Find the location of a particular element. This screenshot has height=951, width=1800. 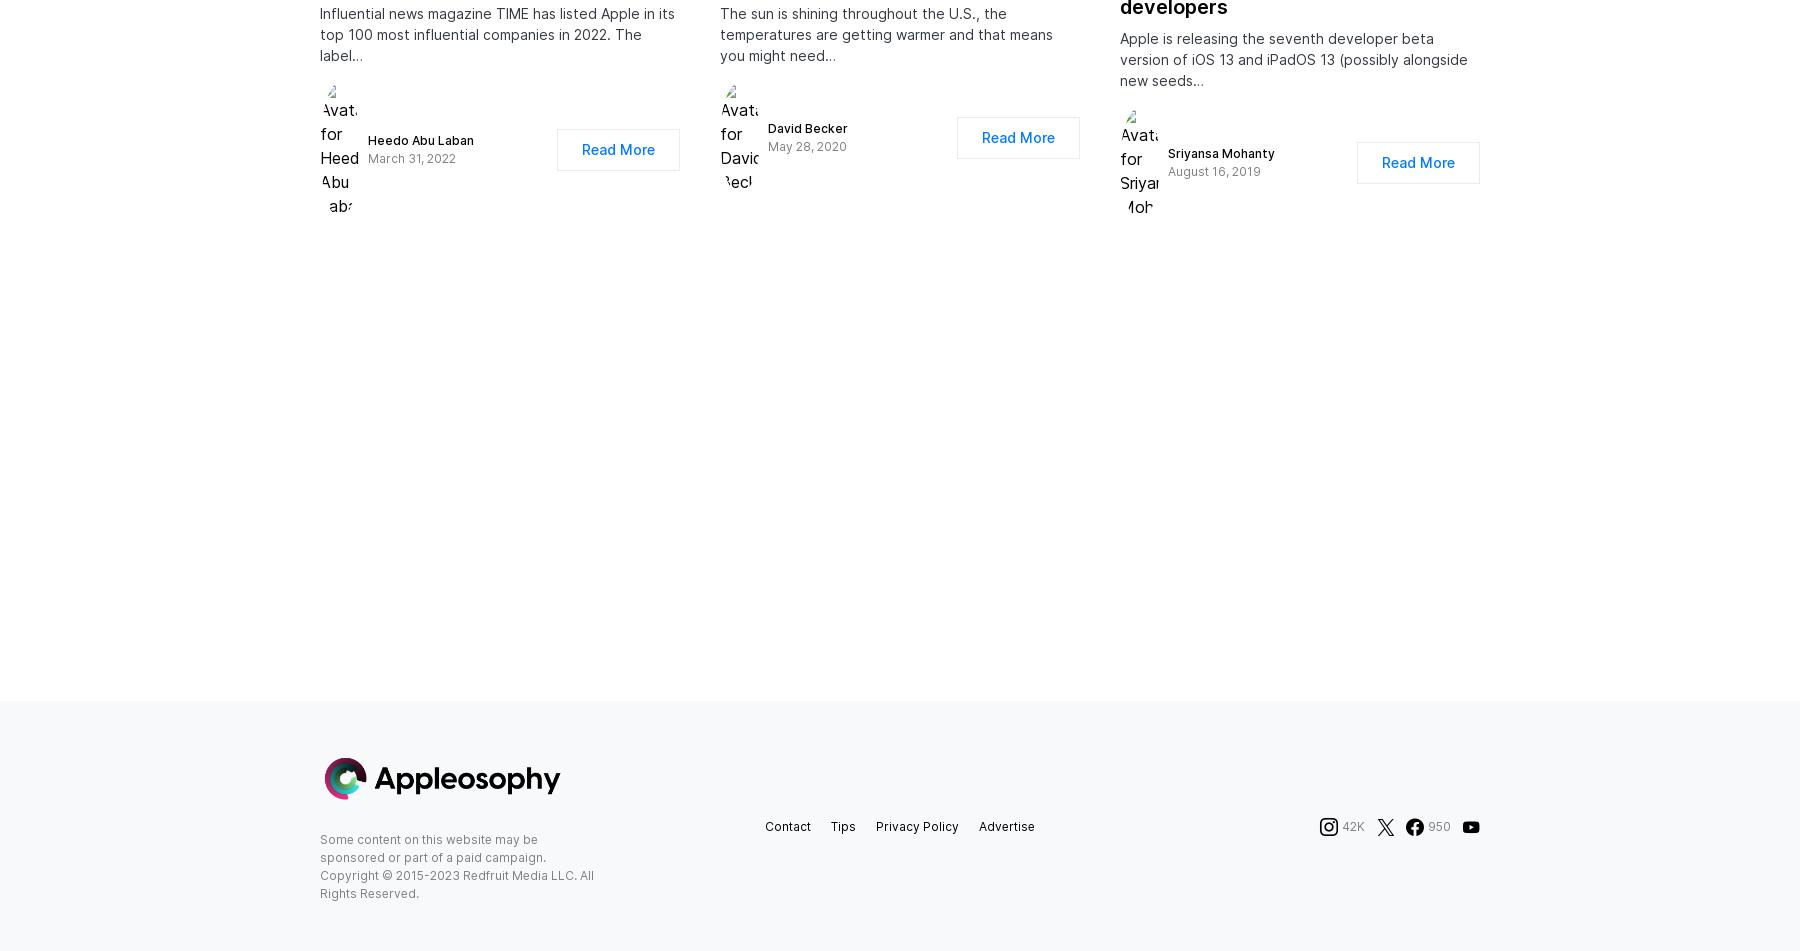

'Apple is releasing the seventh developer beta version of iOS 13 and iPadOS 13 (possibly alongside new seeds…' is located at coordinates (1294, 79).